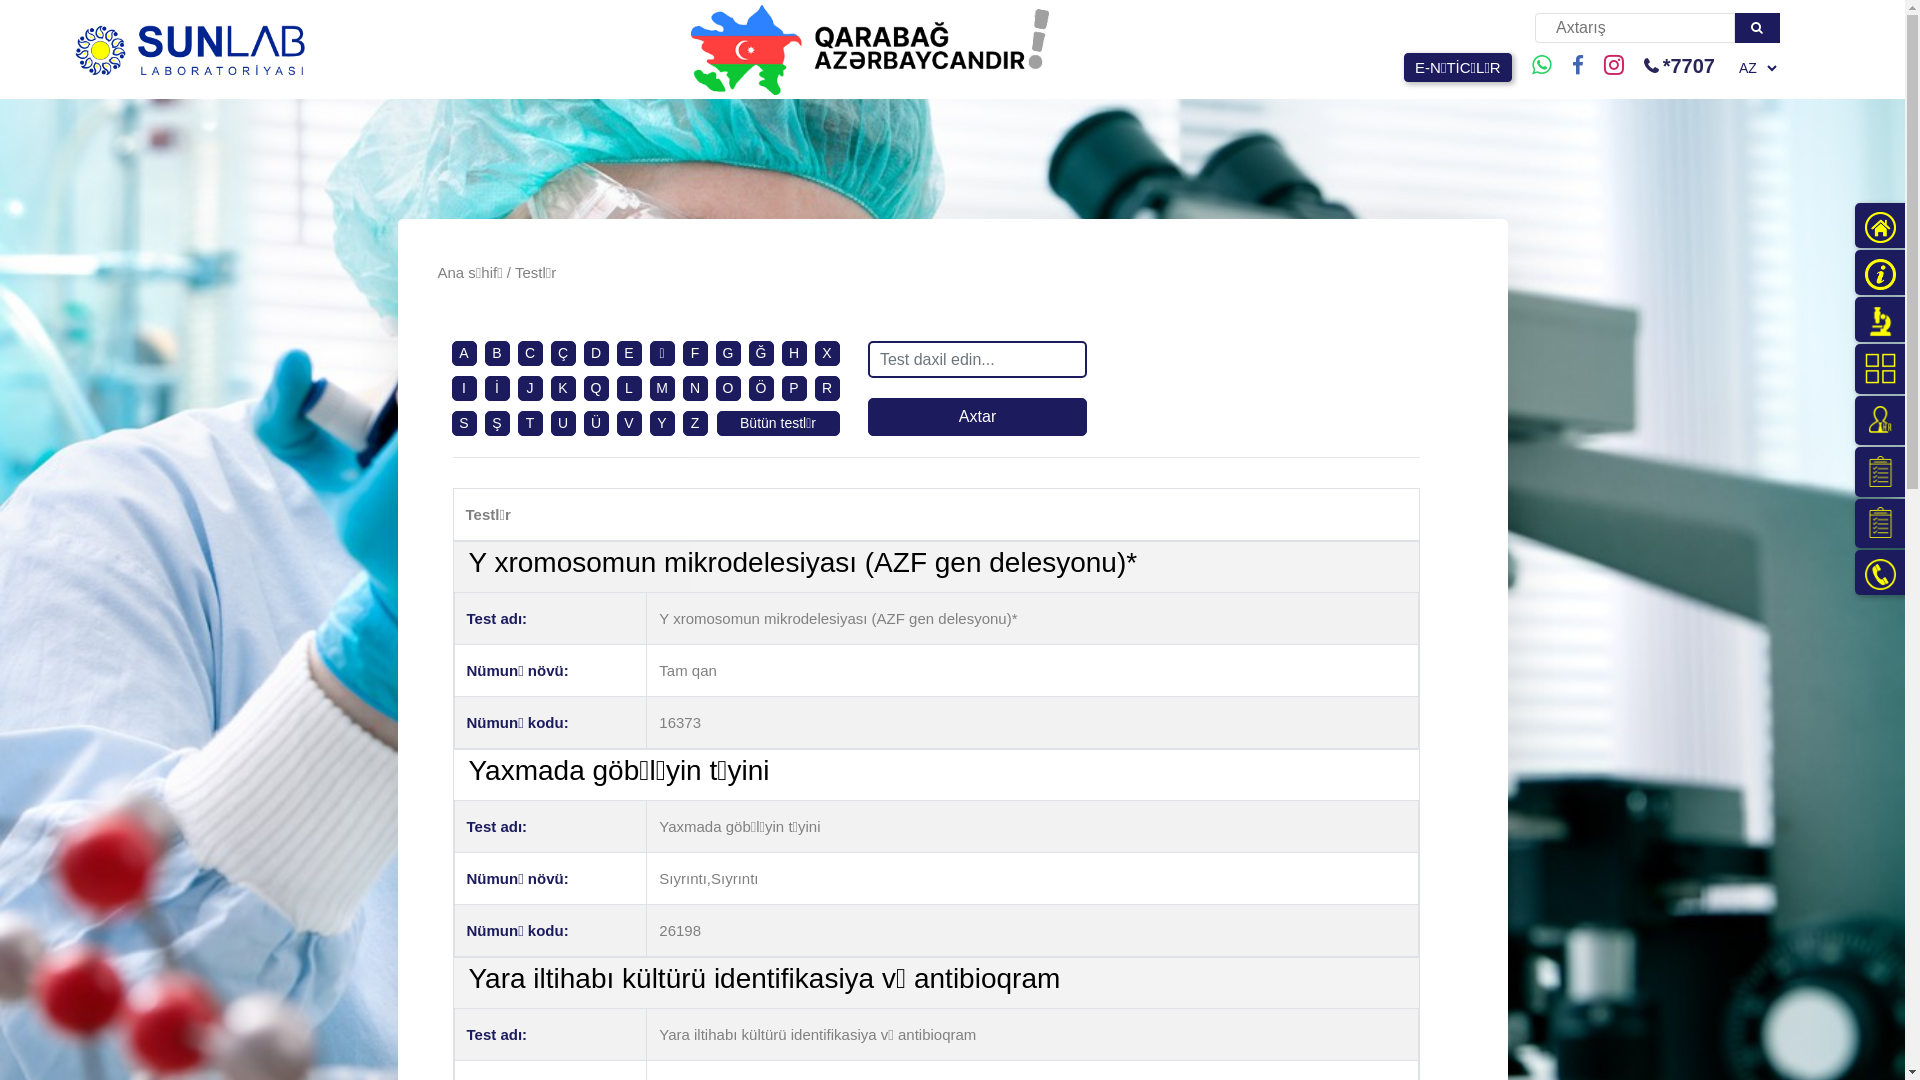 Image resolution: width=1920 pixels, height=1080 pixels. I want to click on 'Facebook', so click(1577, 64).